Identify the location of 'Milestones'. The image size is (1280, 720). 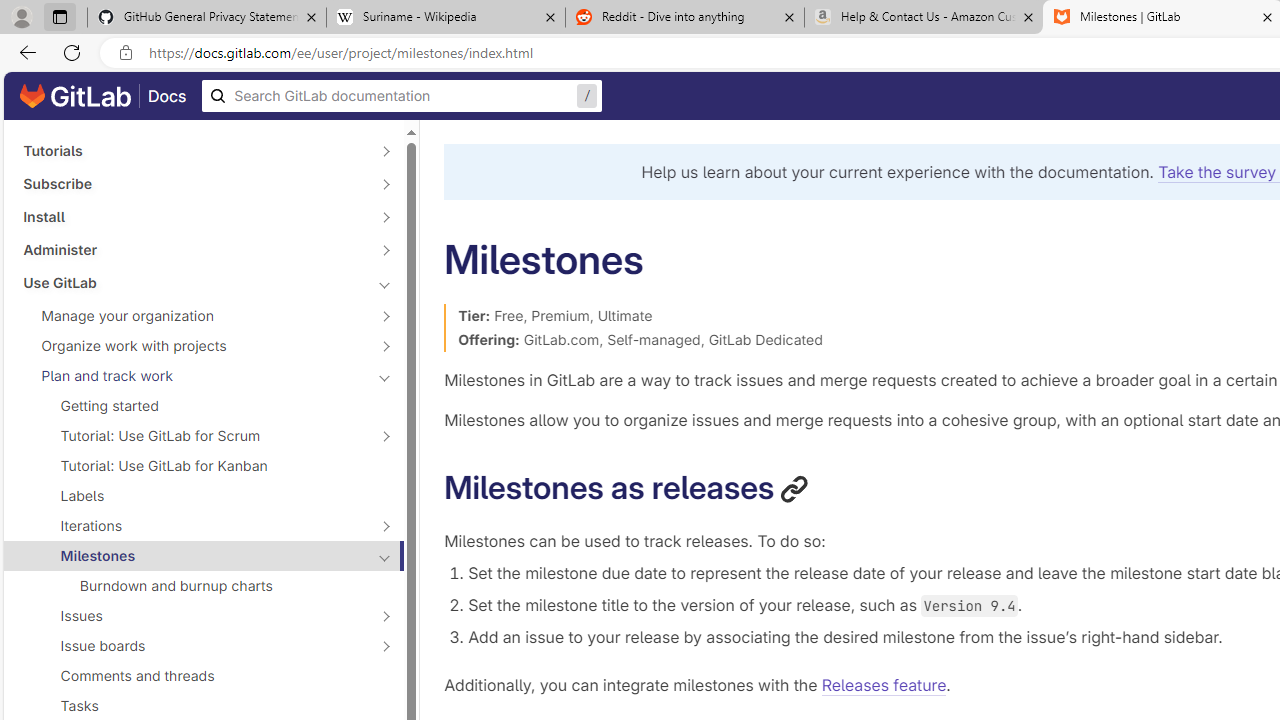
(192, 555).